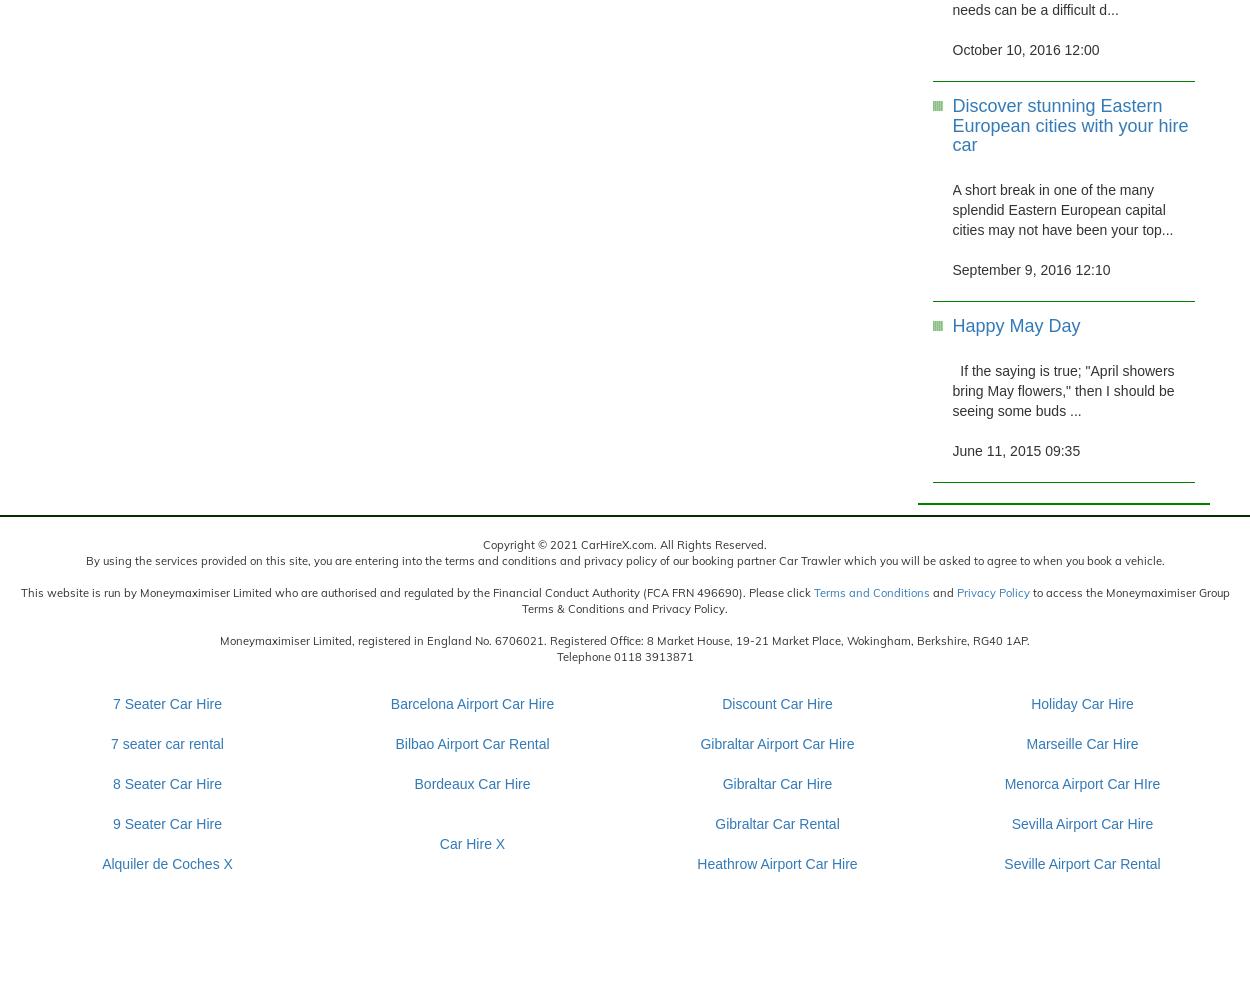 The width and height of the screenshot is (1250, 1000). I want to click on 'Barcelona Airport Car Hire', so click(390, 702).